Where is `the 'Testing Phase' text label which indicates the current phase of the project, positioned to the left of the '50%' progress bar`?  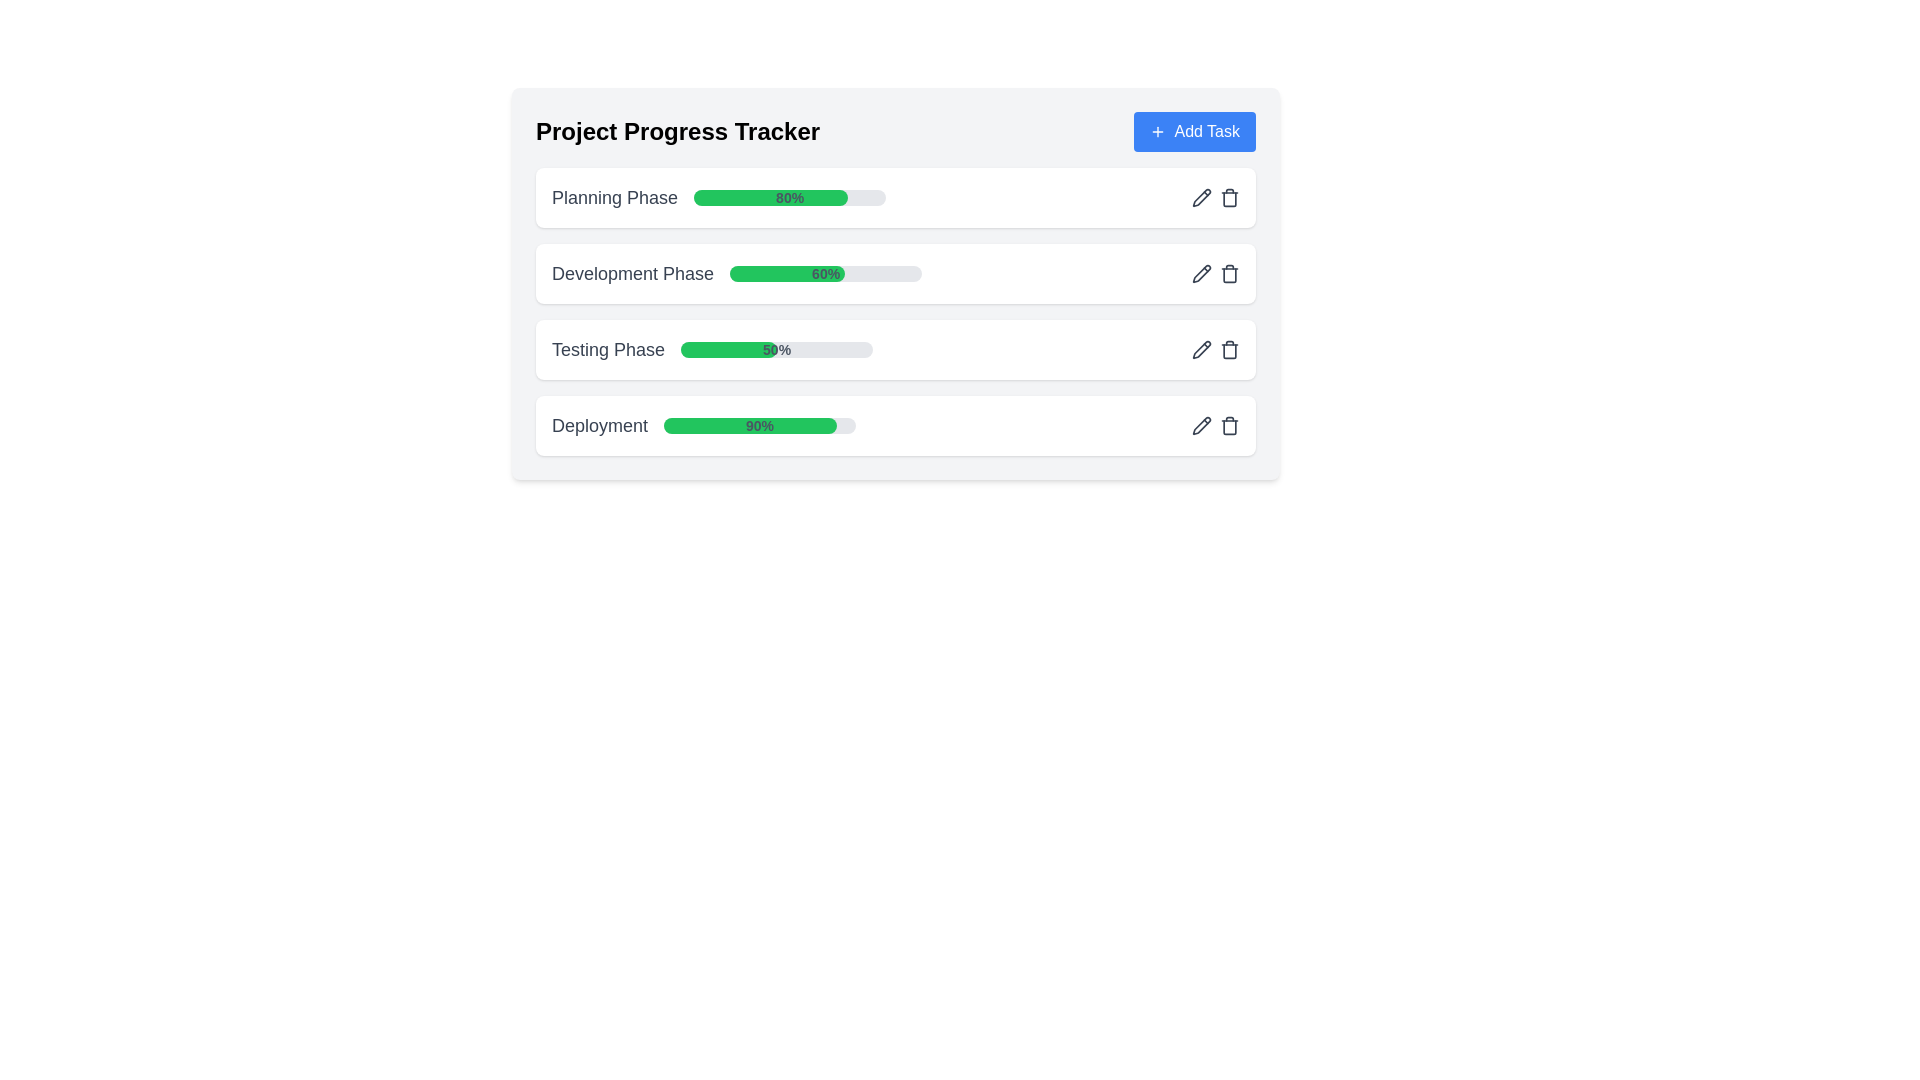
the 'Testing Phase' text label which indicates the current phase of the project, positioned to the left of the '50%' progress bar is located at coordinates (607, 349).